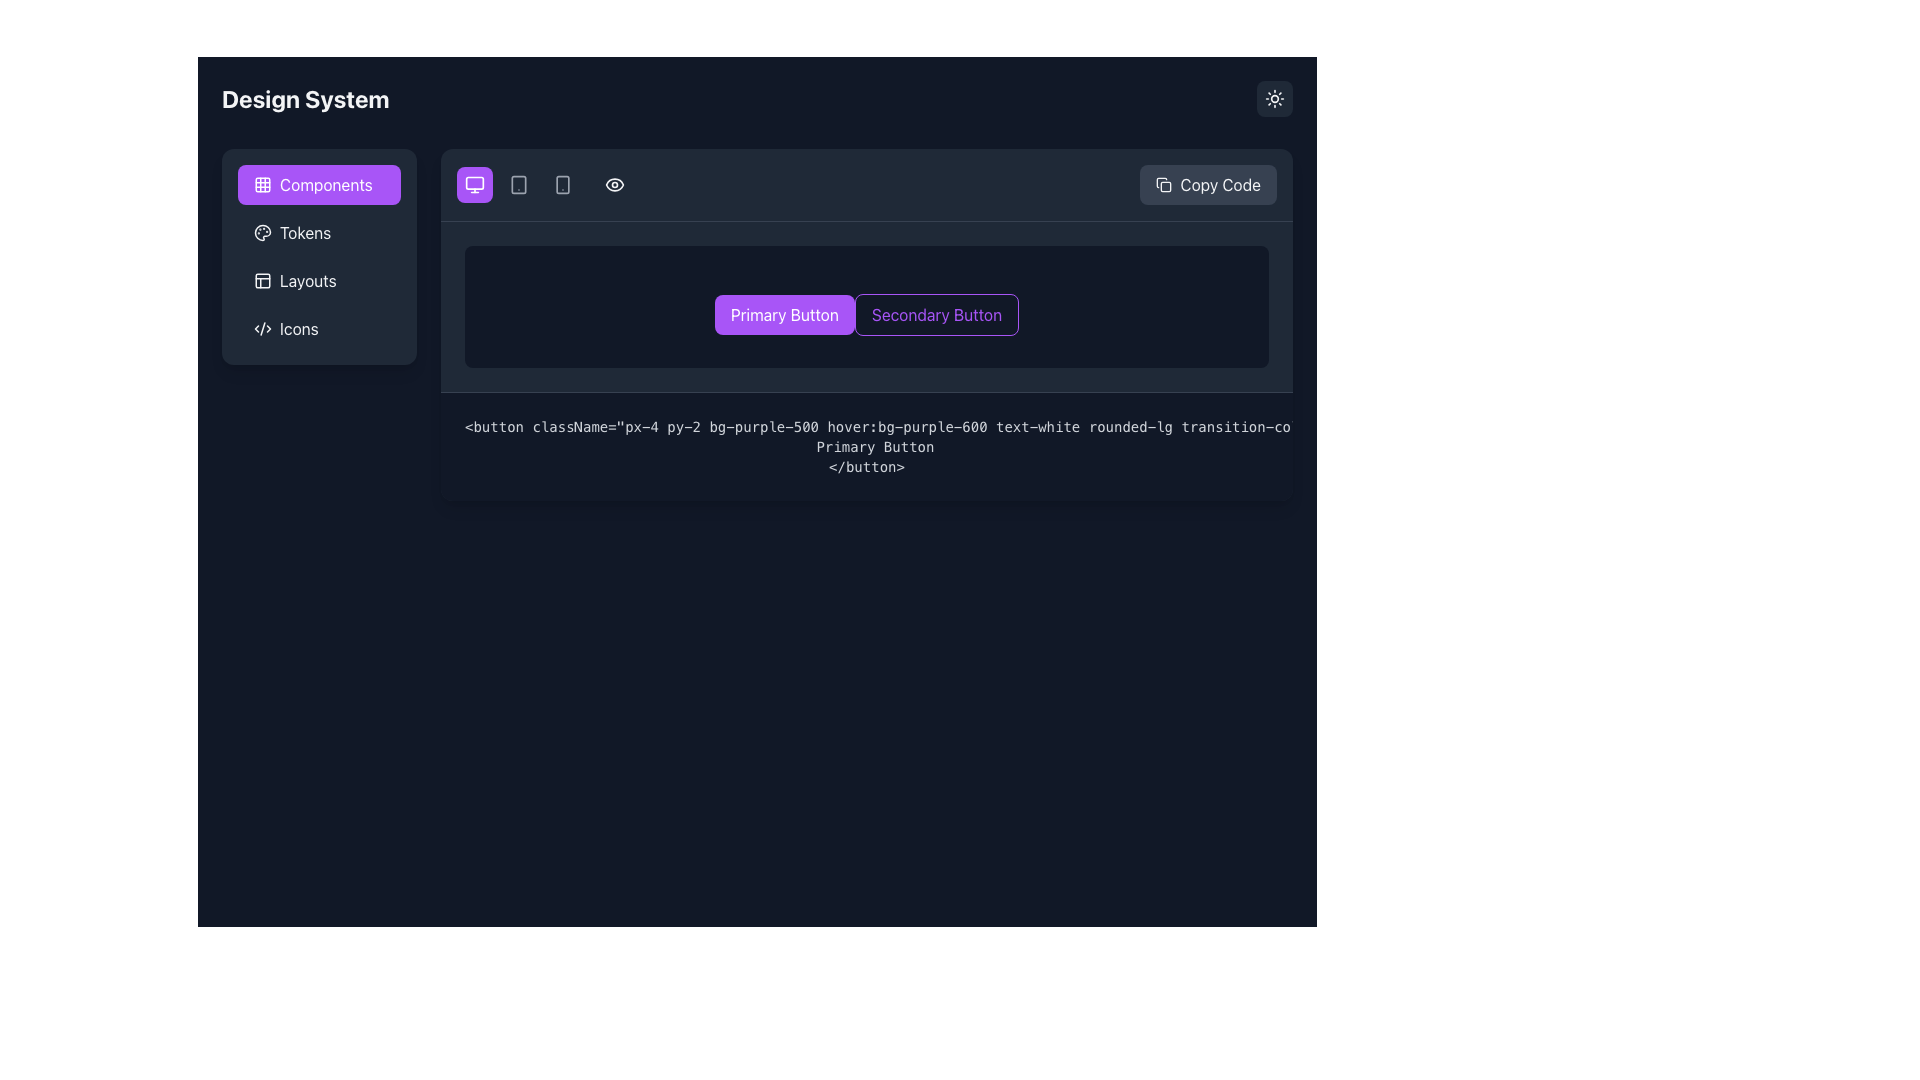 This screenshot has width=1920, height=1080. Describe the element at coordinates (326, 185) in the screenshot. I see `the navigation item labeled 'Components' which is the first item in the left navigation panel, styled with a bold white font on a purple rounded rectangular background` at that location.